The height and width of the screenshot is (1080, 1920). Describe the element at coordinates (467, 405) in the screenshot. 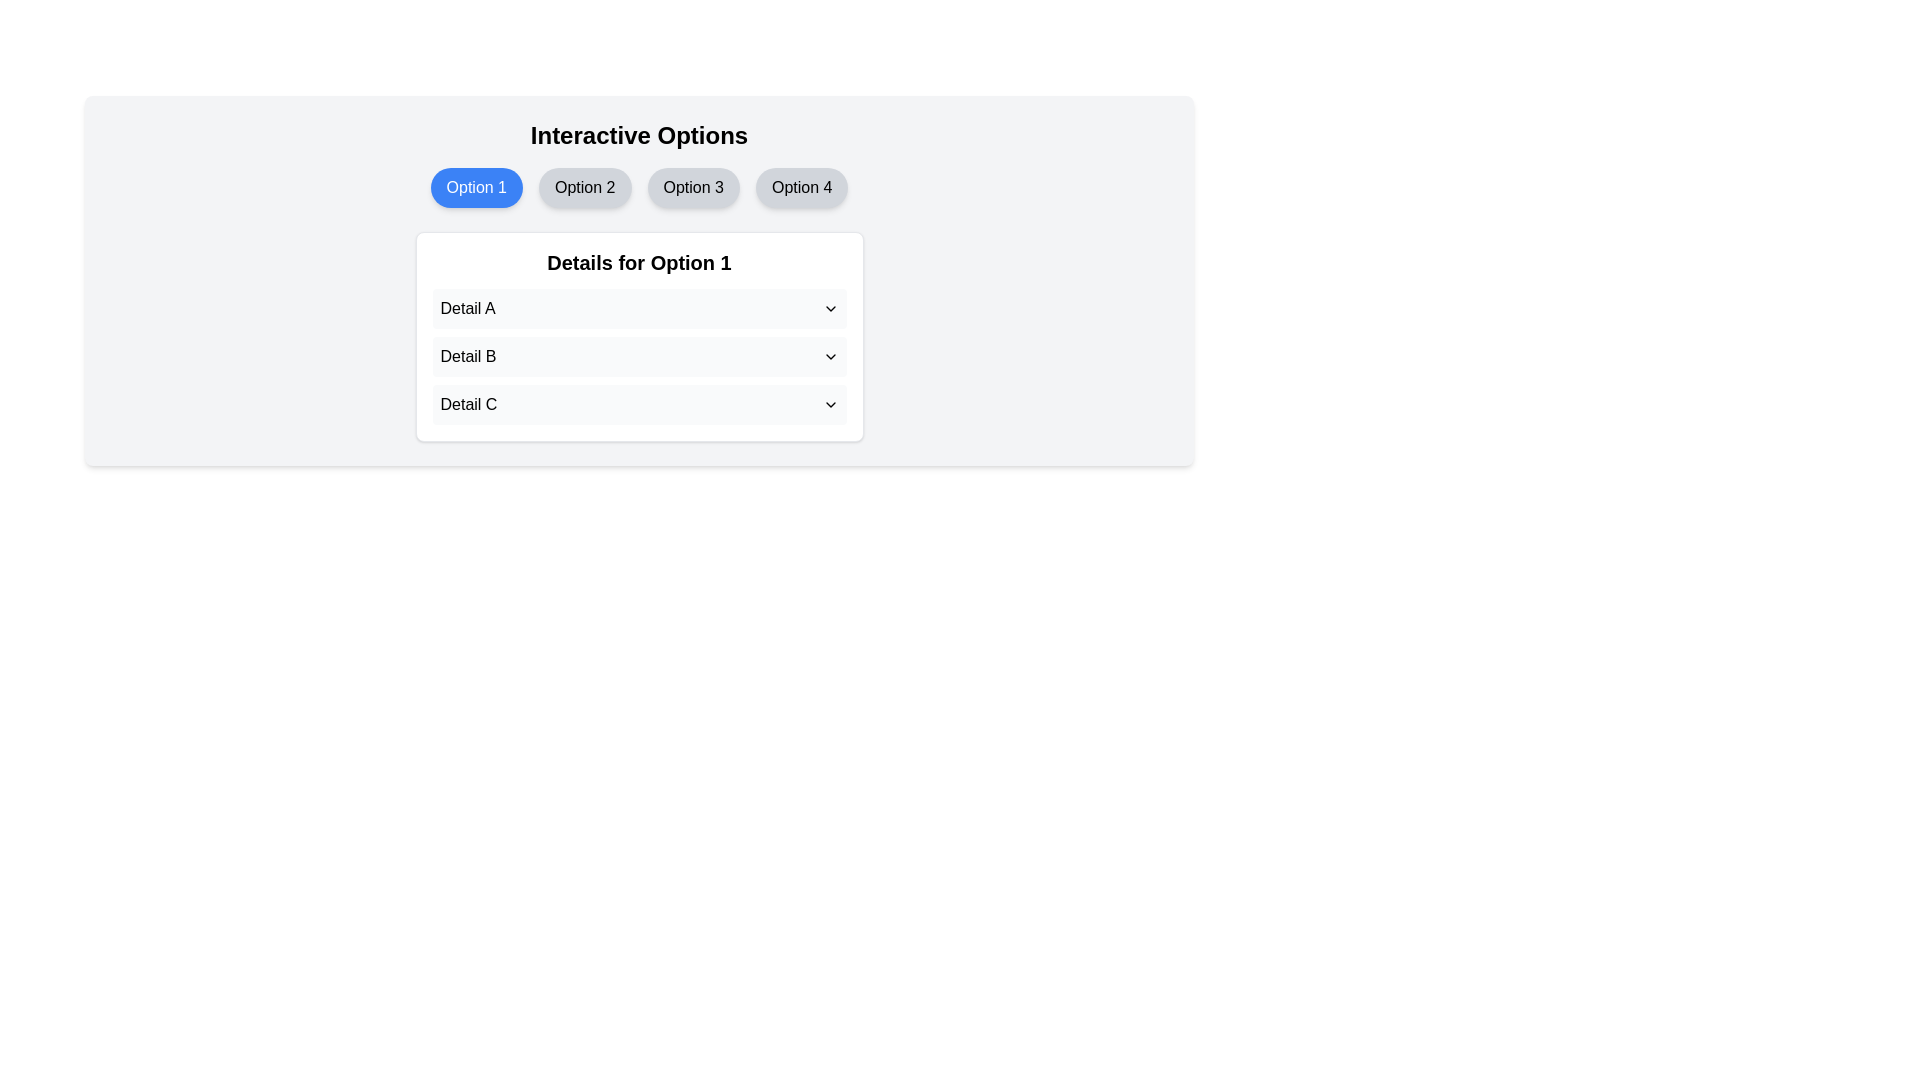

I see `the dropdown associated with the label 'Detail C'` at that location.